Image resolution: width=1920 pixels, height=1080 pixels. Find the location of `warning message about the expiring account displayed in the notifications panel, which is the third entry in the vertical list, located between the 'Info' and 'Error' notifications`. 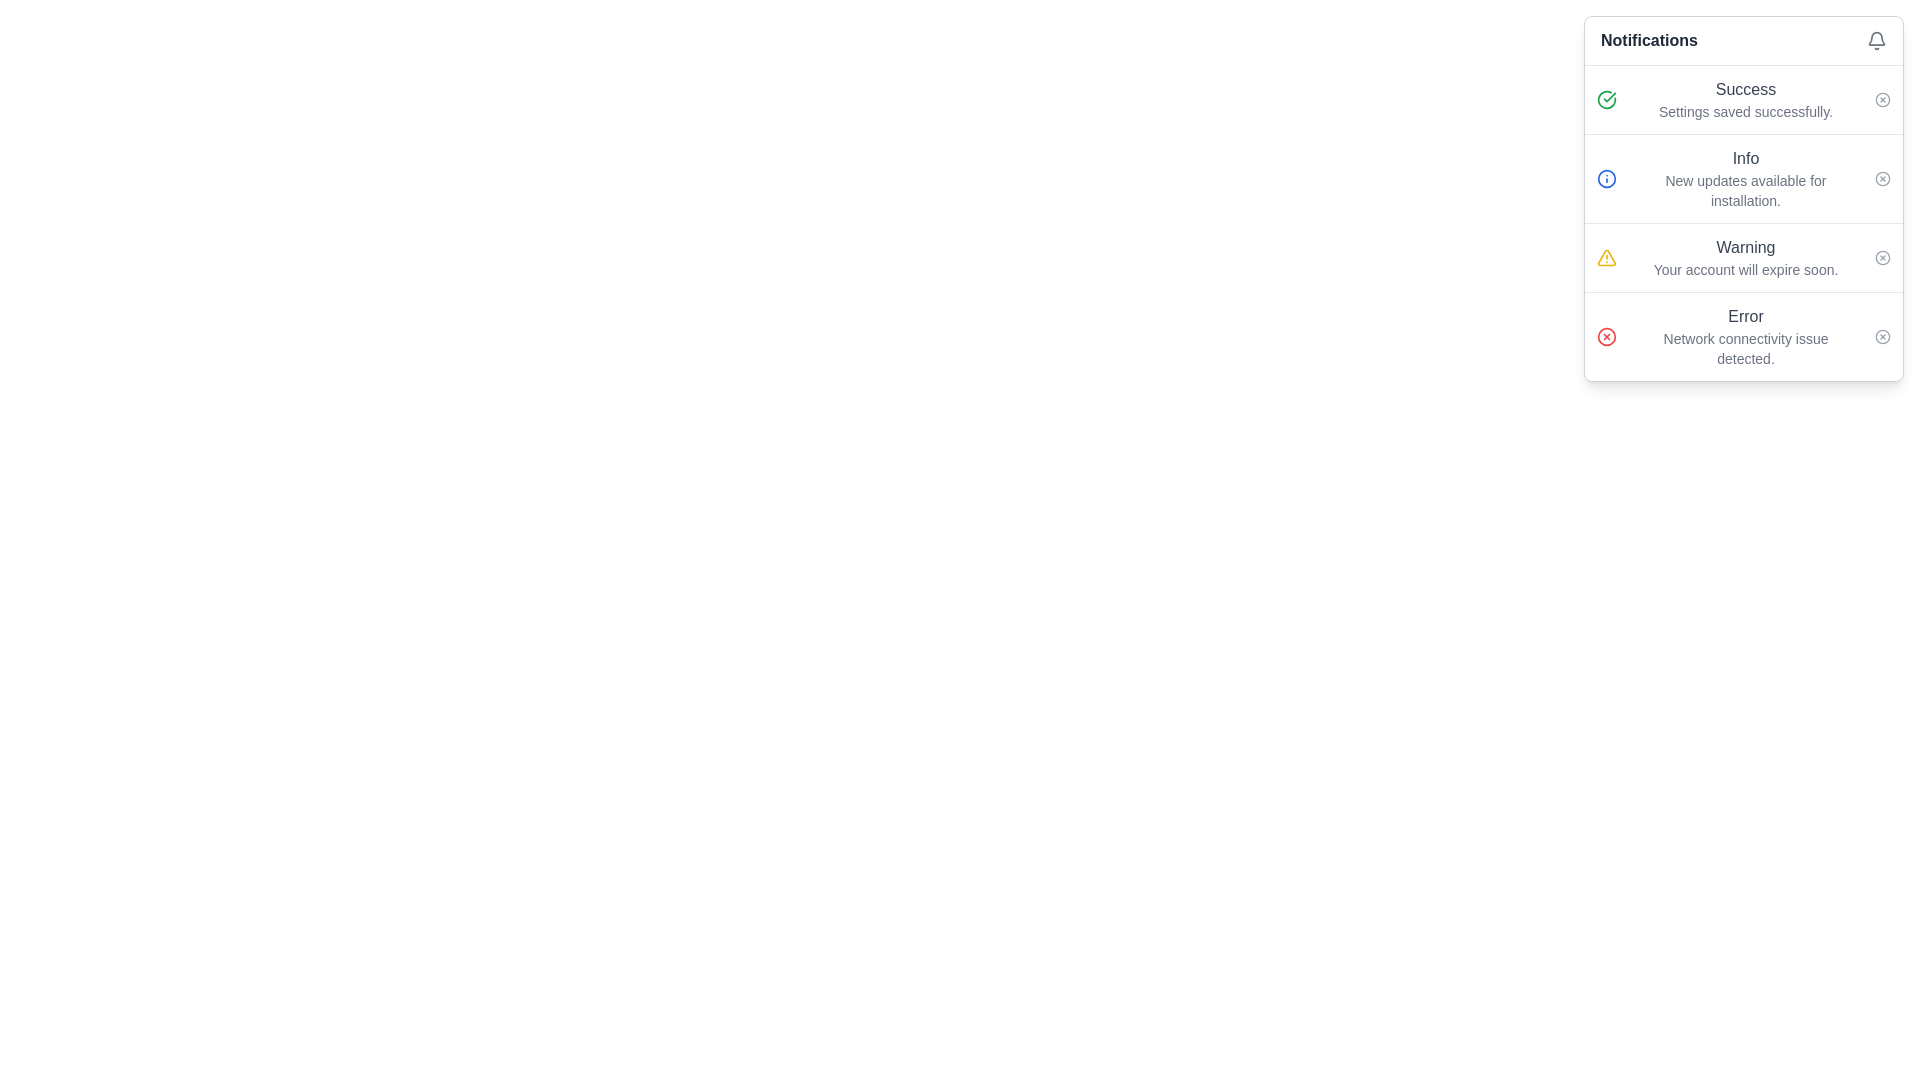

warning message about the expiring account displayed in the notifications panel, which is the third entry in the vertical list, located between the 'Info' and 'Error' notifications is located at coordinates (1745, 257).